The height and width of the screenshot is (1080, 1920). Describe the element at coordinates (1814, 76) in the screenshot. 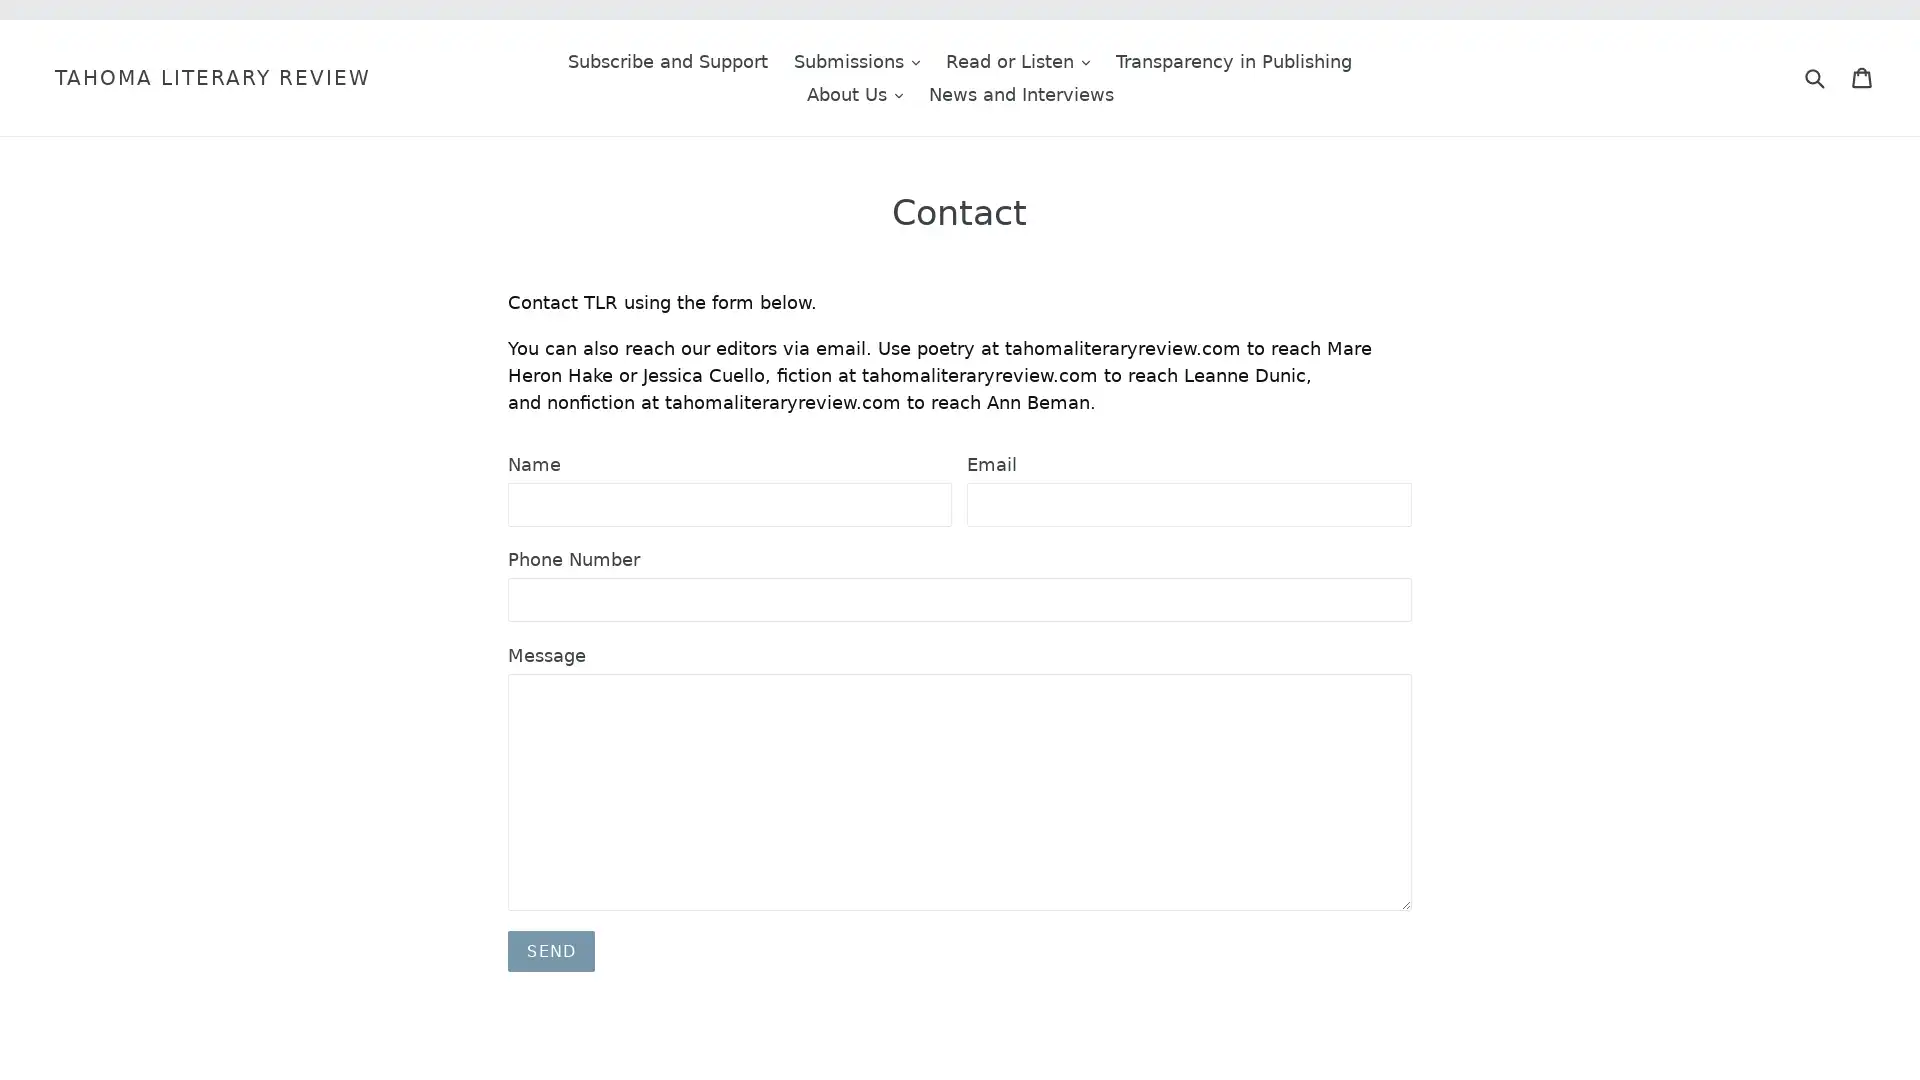

I see `Submit` at that location.